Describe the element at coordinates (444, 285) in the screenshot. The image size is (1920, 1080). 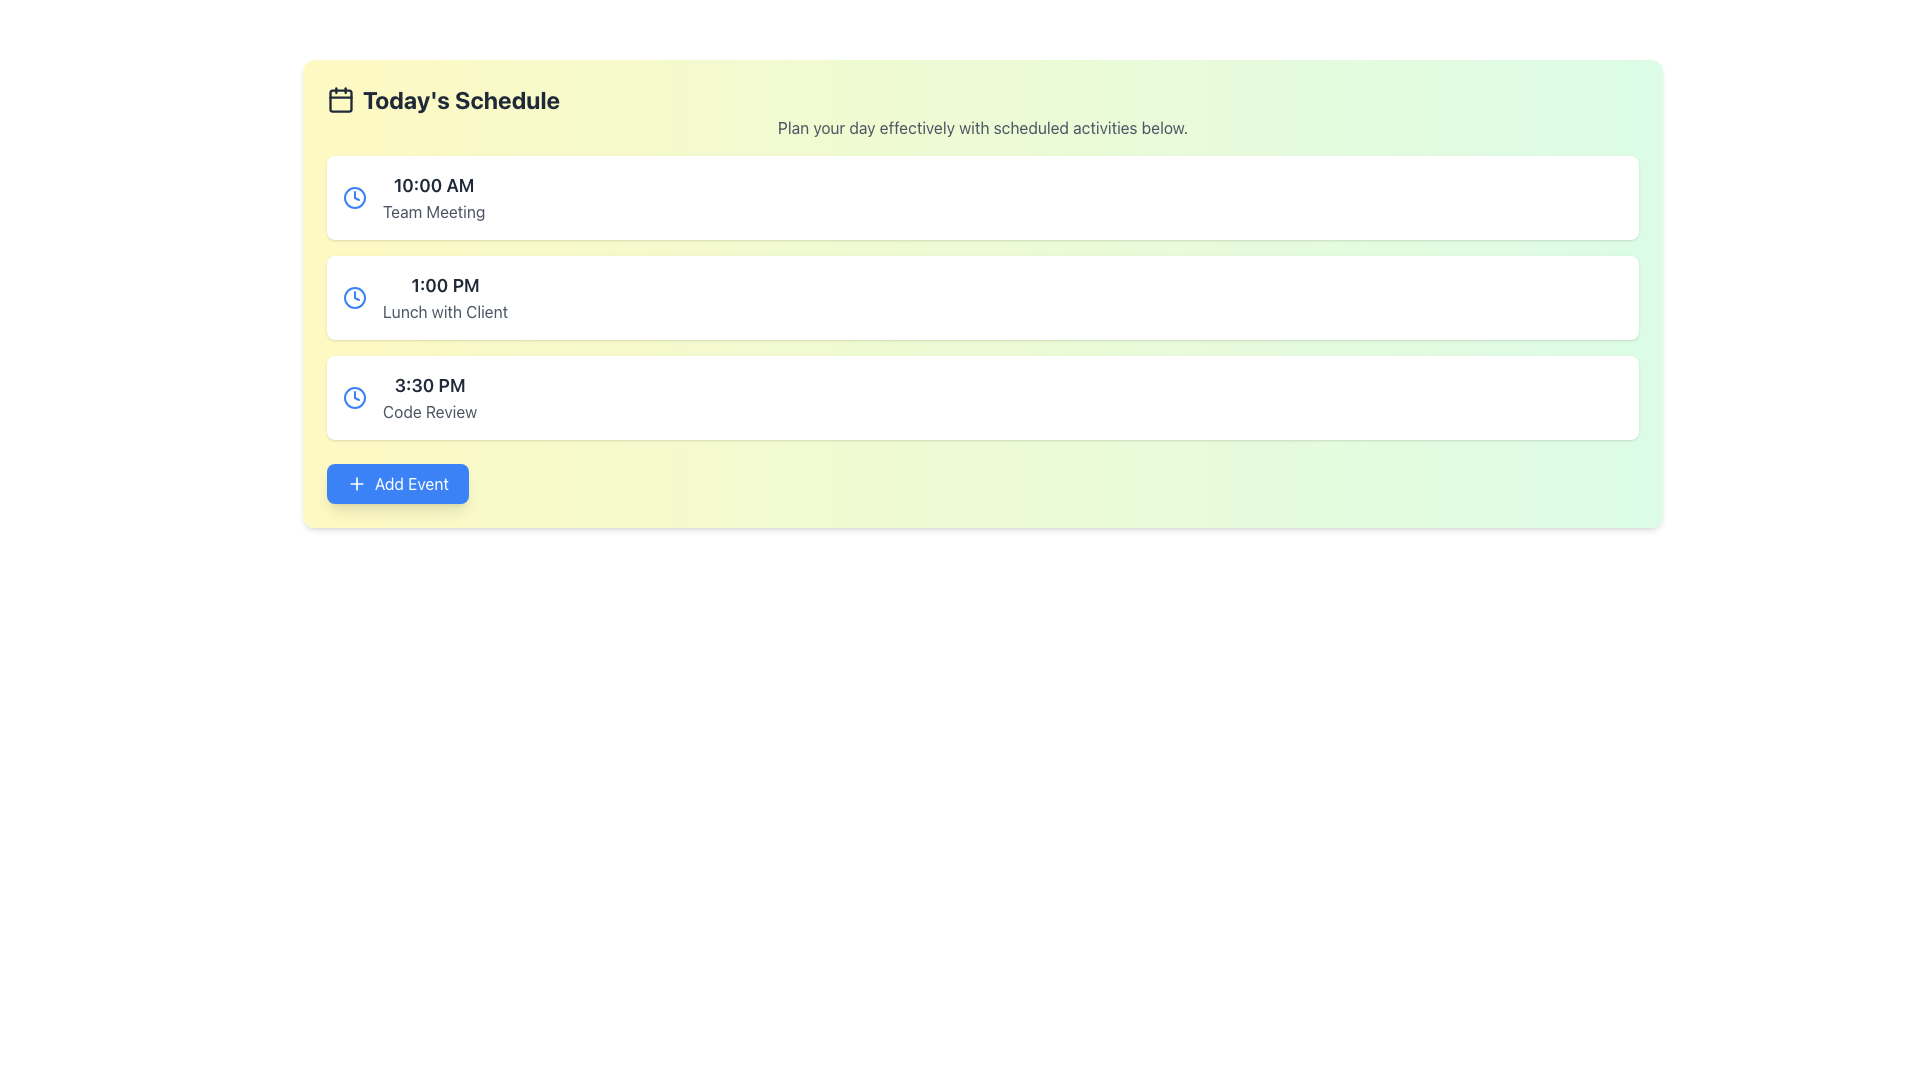
I see `the text label displaying '1:00 PM' which is part of the second card in the schedule area, positioned above 'Lunch with Client'` at that location.